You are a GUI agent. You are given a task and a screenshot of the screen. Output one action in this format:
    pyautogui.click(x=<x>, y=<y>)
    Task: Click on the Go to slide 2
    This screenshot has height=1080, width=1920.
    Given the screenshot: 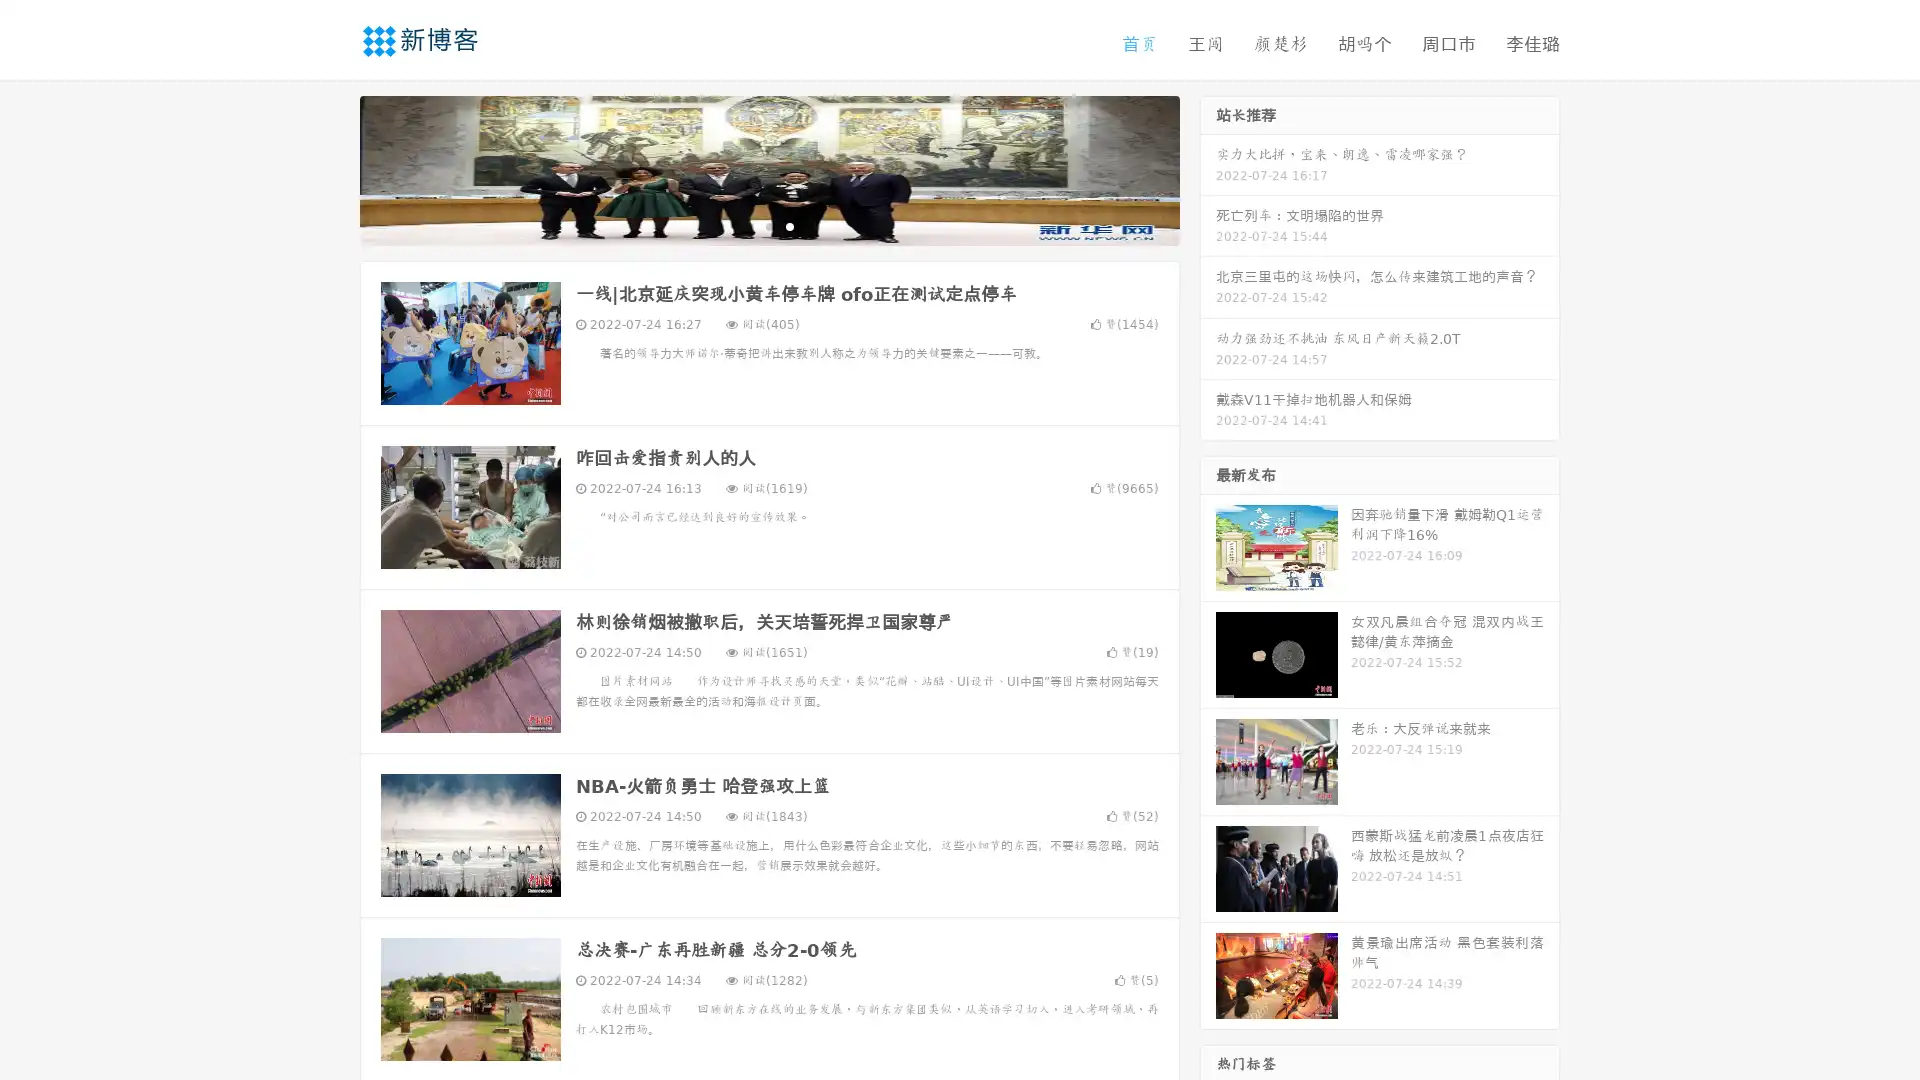 What is the action you would take?
    pyautogui.click(x=768, y=225)
    